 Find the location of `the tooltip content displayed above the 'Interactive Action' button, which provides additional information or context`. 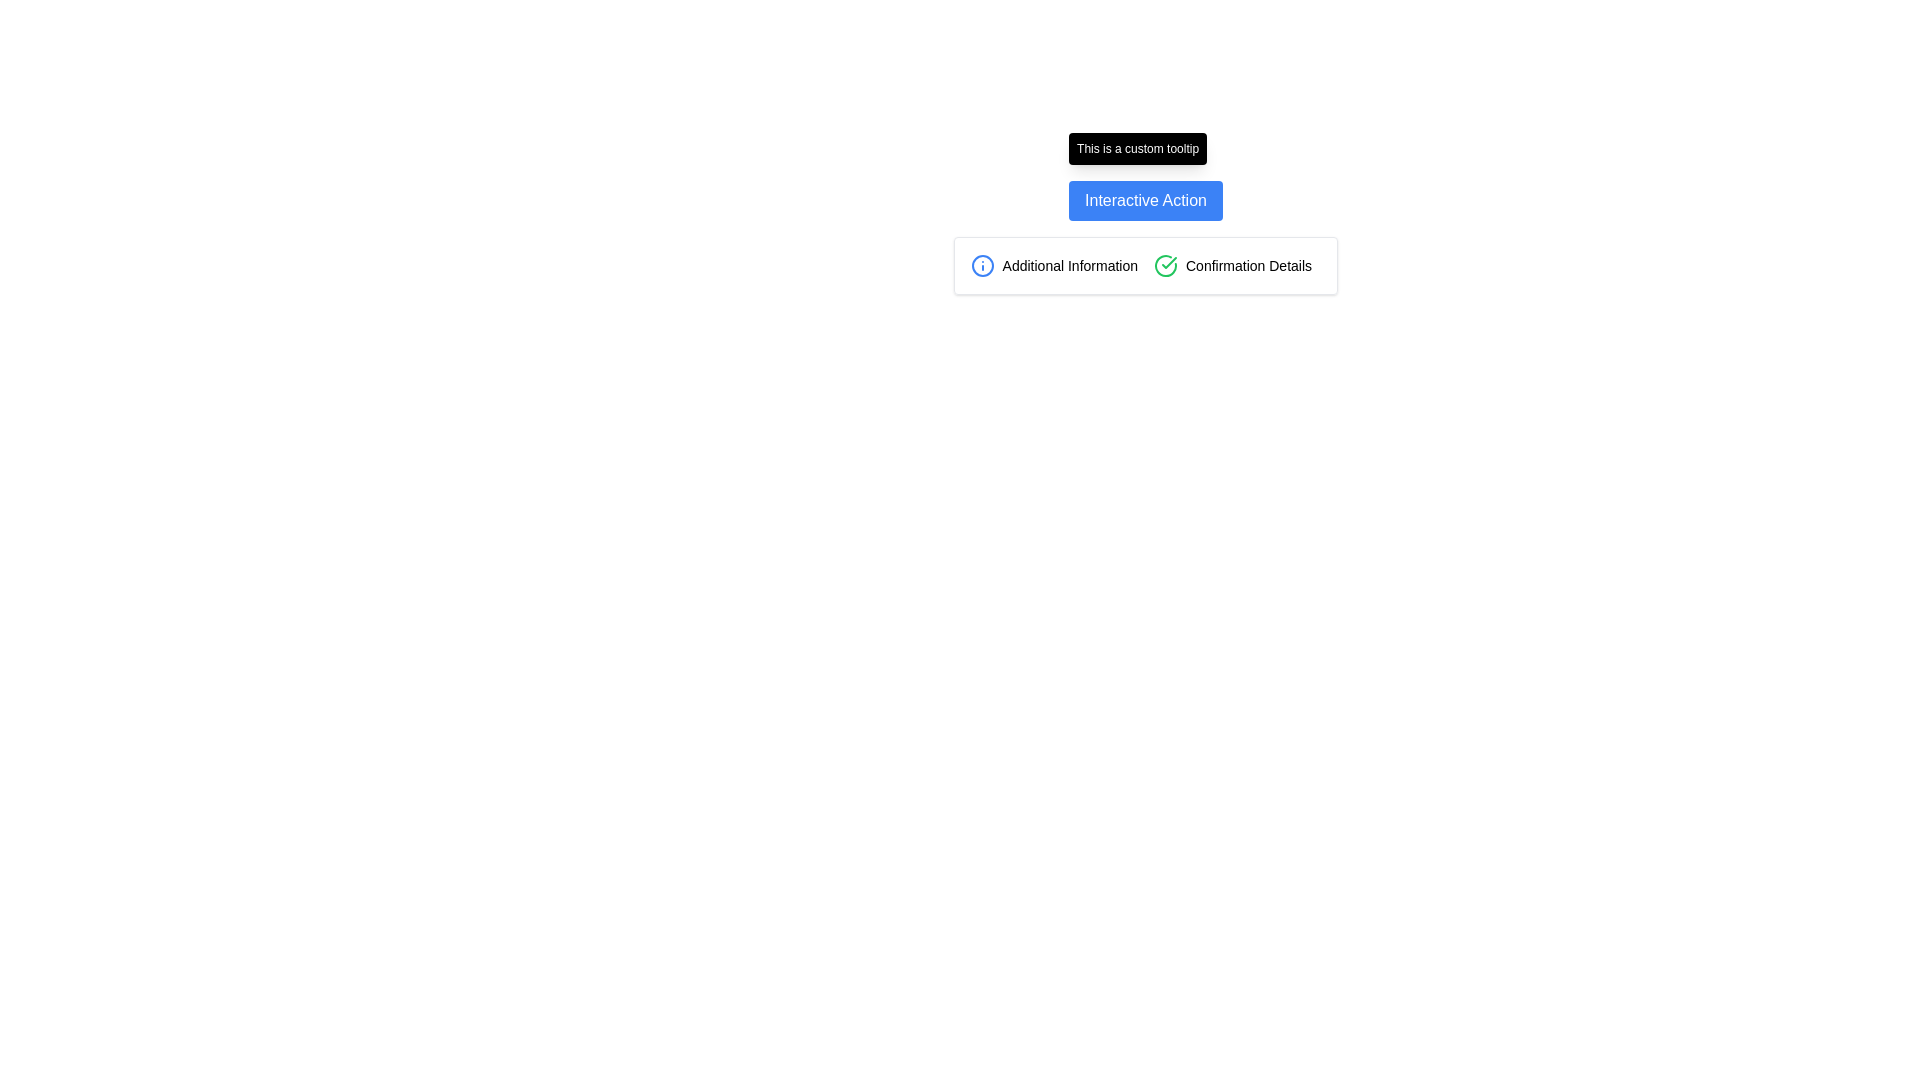

the tooltip content displayed above the 'Interactive Action' button, which provides additional information or context is located at coordinates (1138, 148).